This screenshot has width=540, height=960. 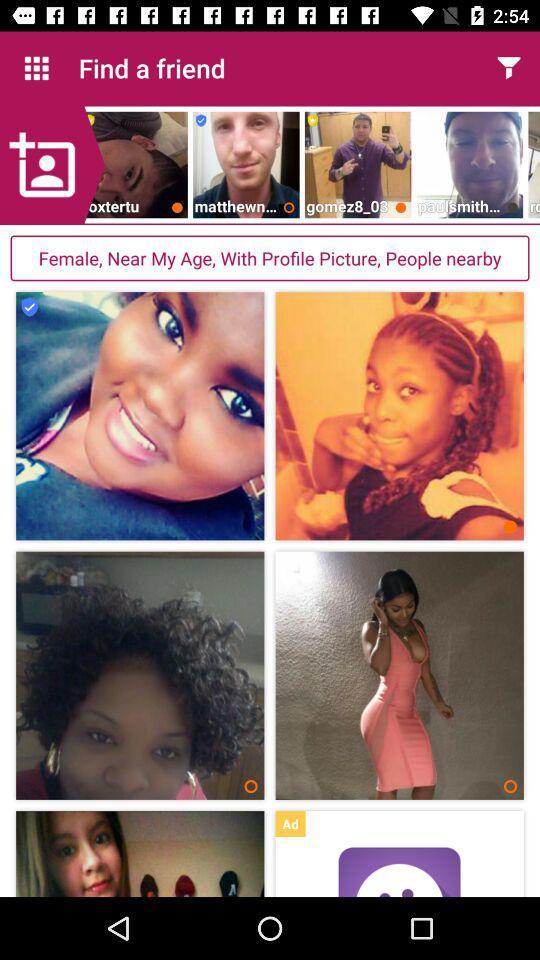 I want to click on female near my, so click(x=270, y=257).